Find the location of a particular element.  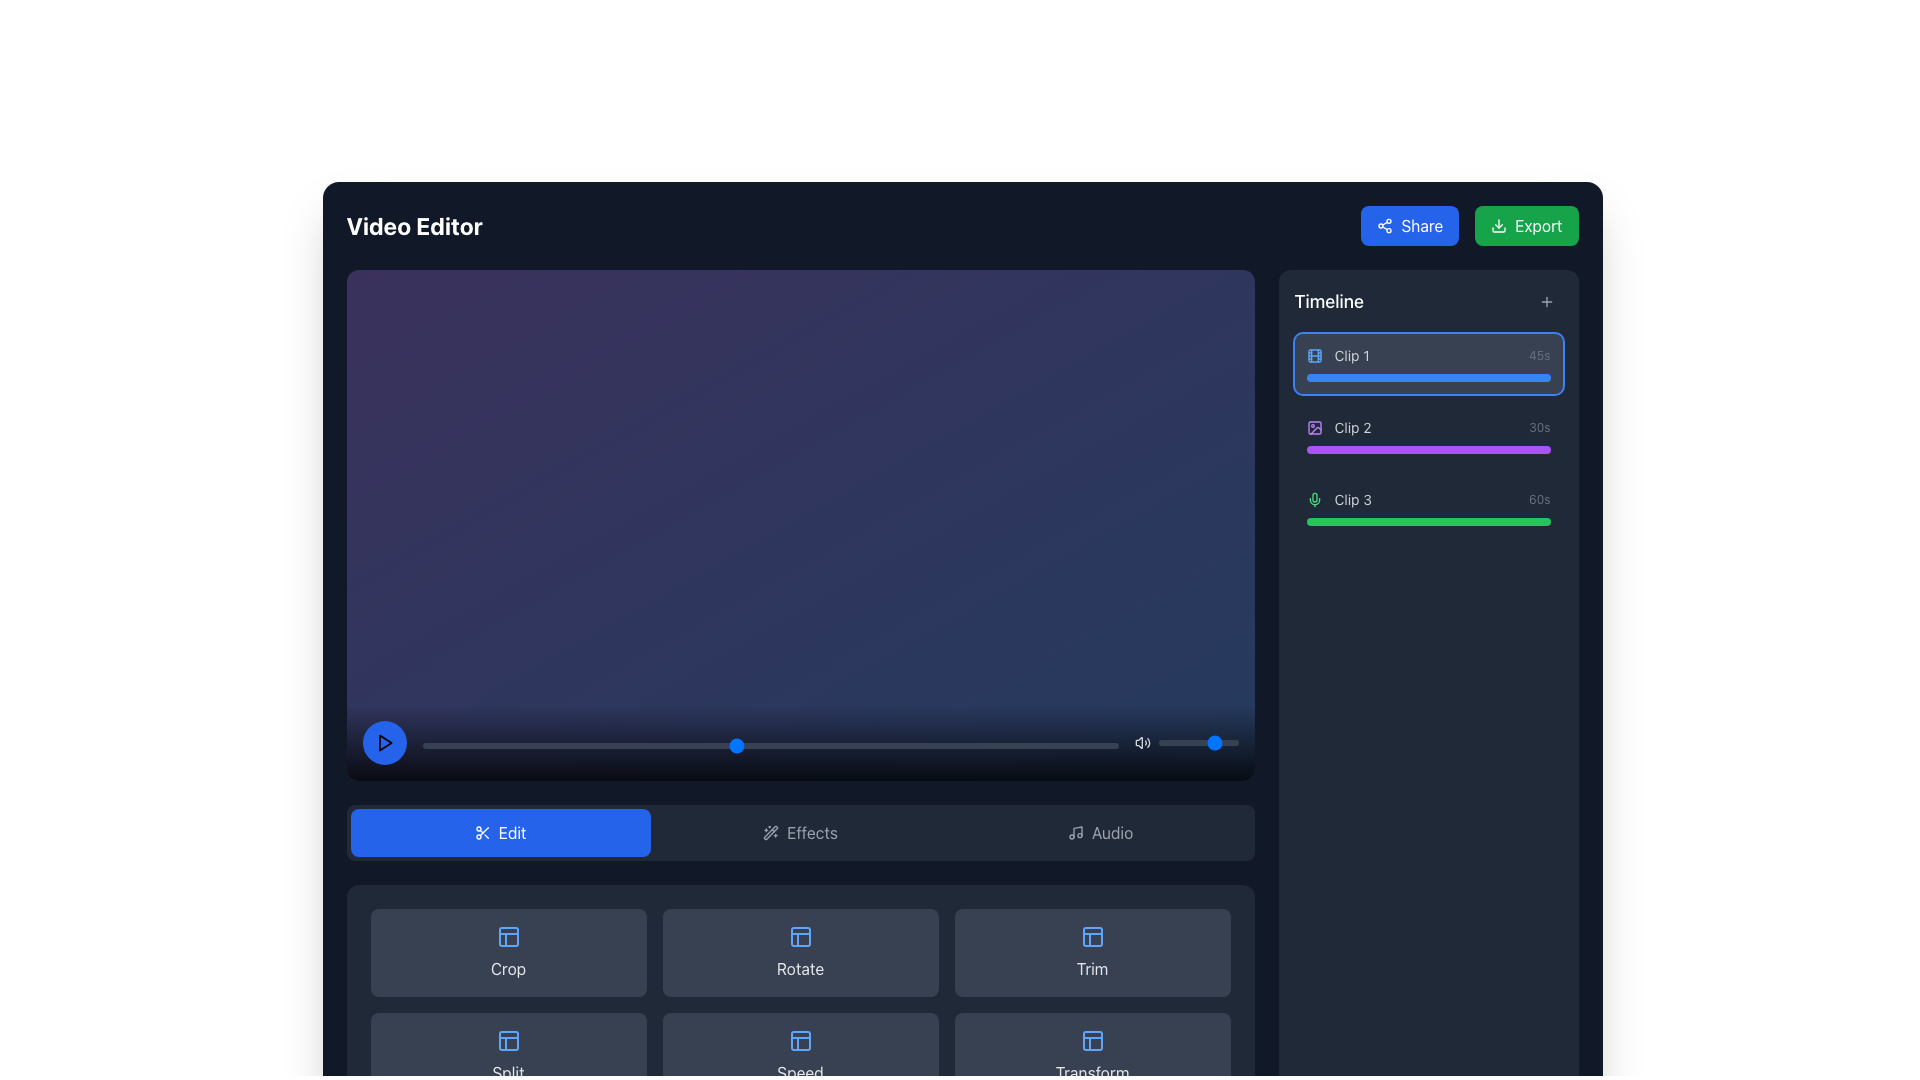

the 'Crop' button in the video editor, located in the first column of the top row of the grid layout is located at coordinates (508, 951).